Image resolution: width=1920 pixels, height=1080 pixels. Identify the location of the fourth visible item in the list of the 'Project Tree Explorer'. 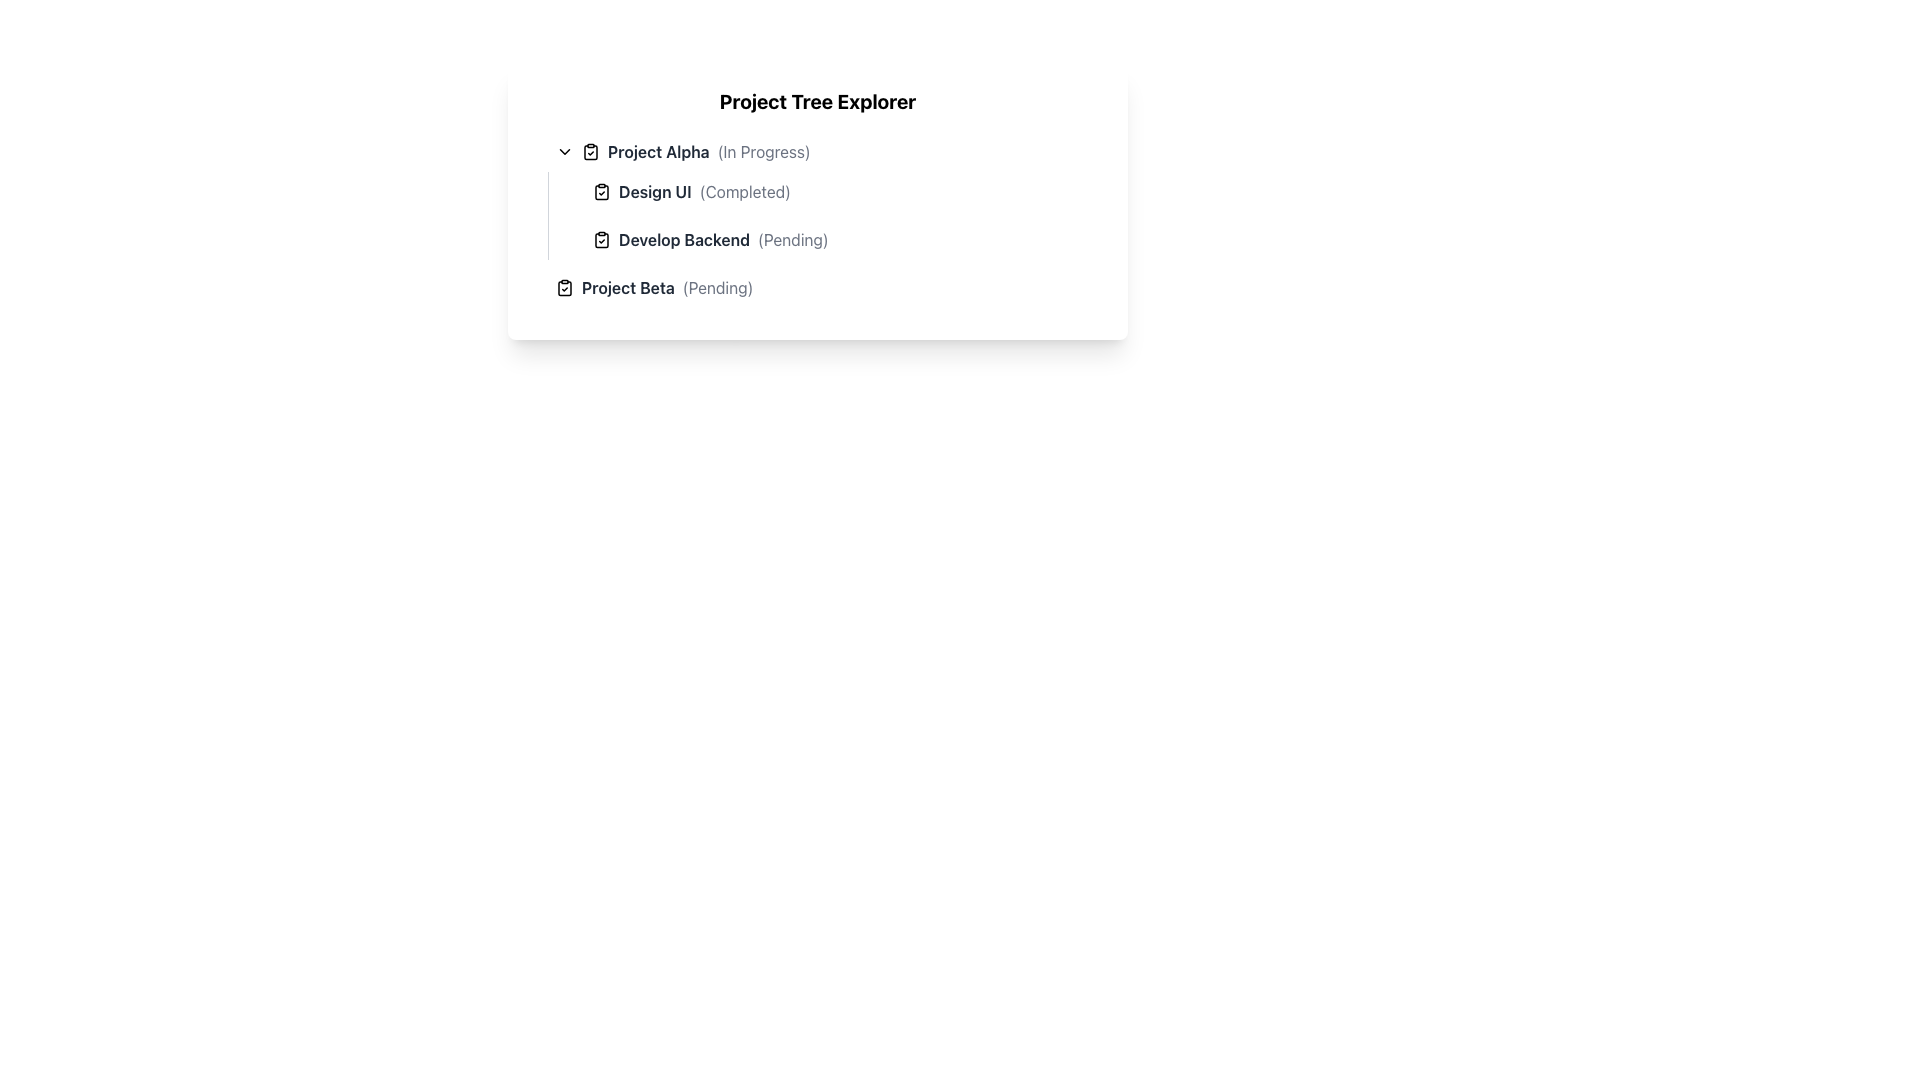
(825, 288).